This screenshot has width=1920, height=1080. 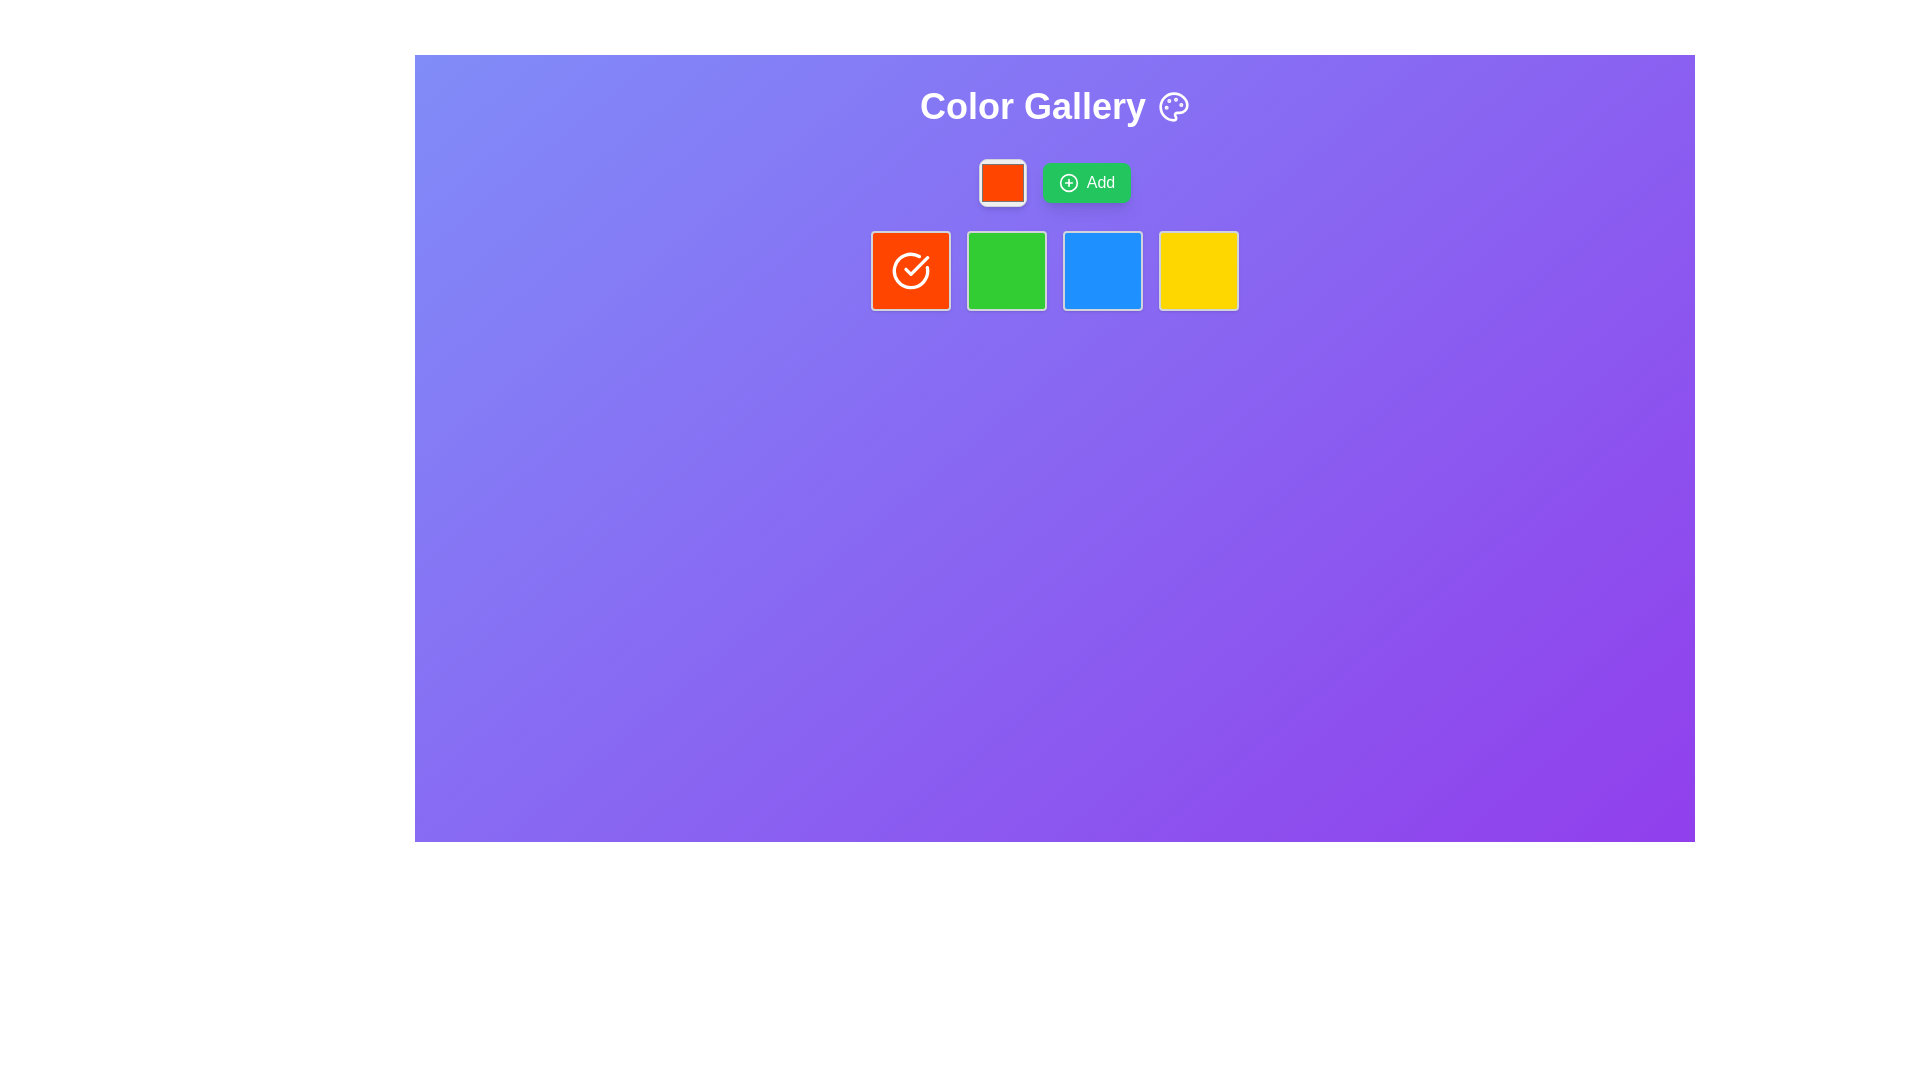 I want to click on the color settings icon located in the top-right region of the interface, adjacent to the title 'Color Gallery', so click(x=1174, y=107).